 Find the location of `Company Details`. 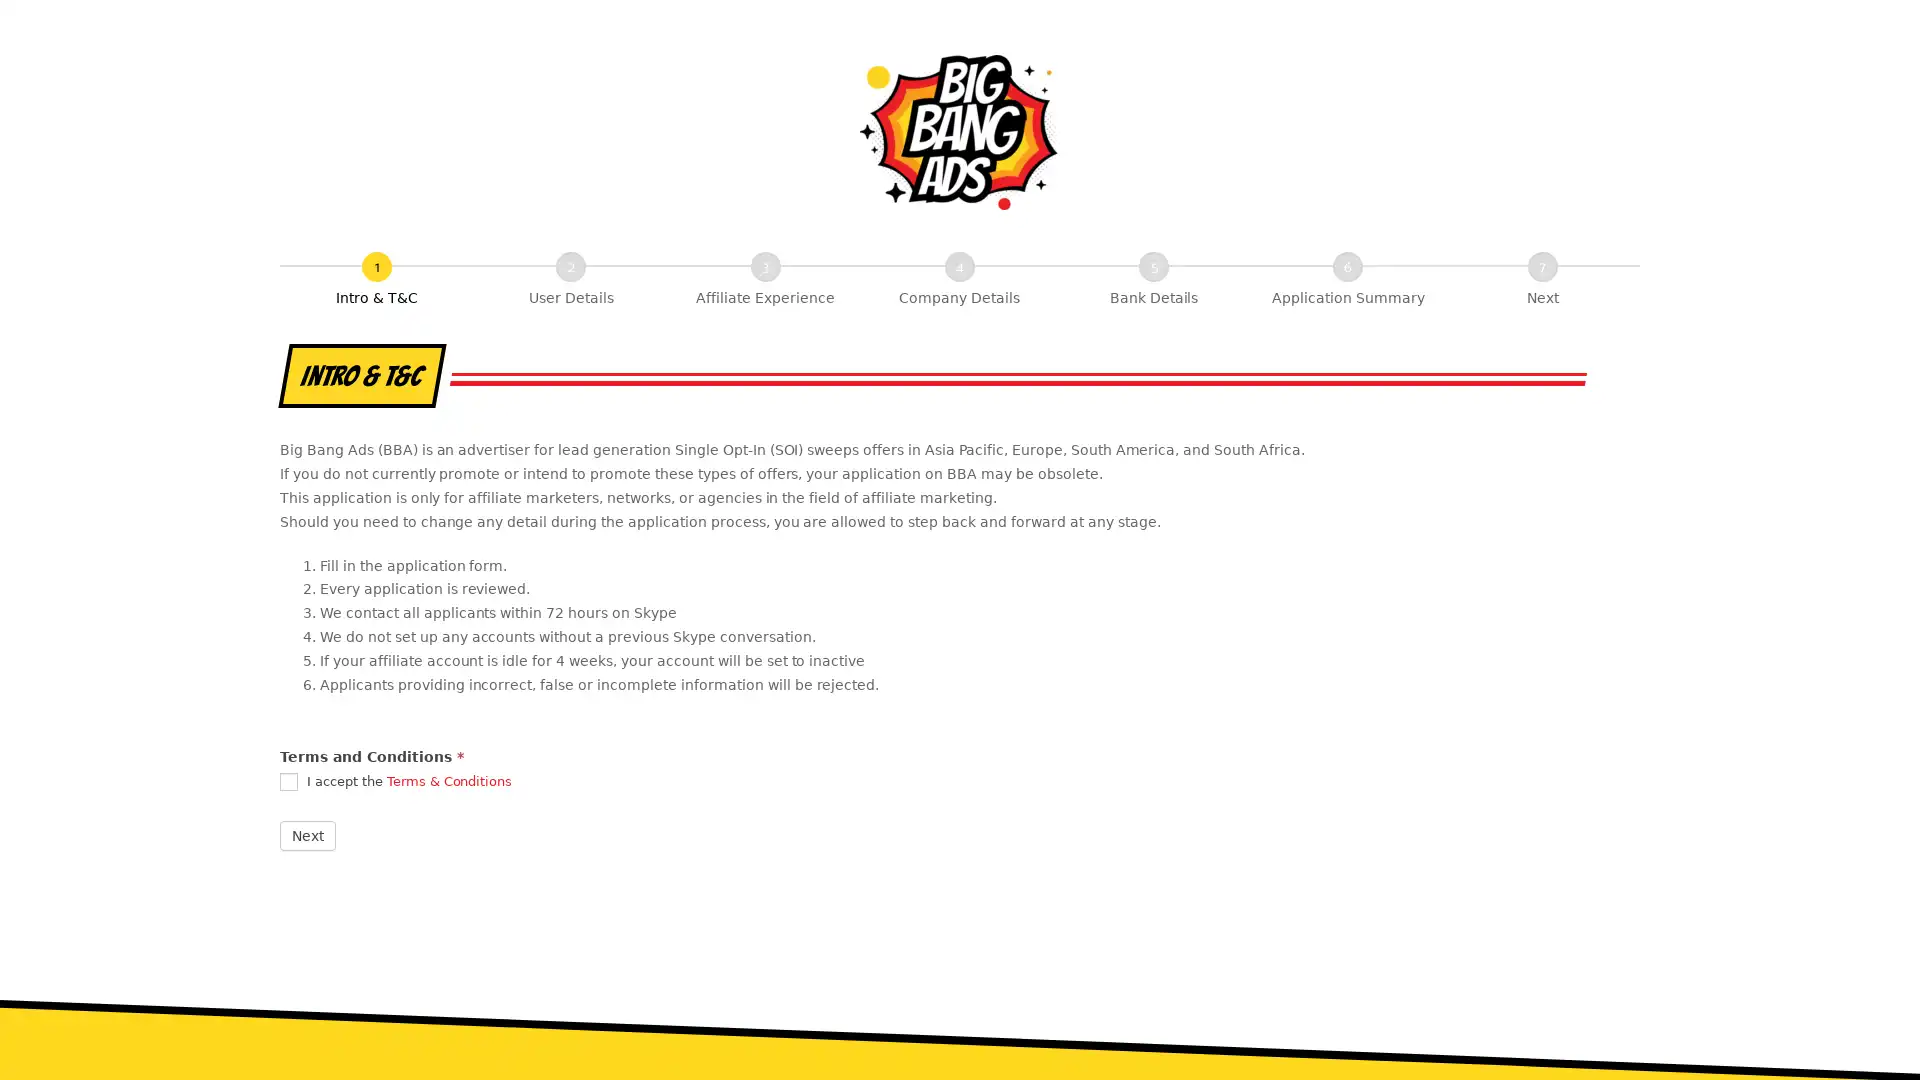

Company Details is located at coordinates (958, 265).